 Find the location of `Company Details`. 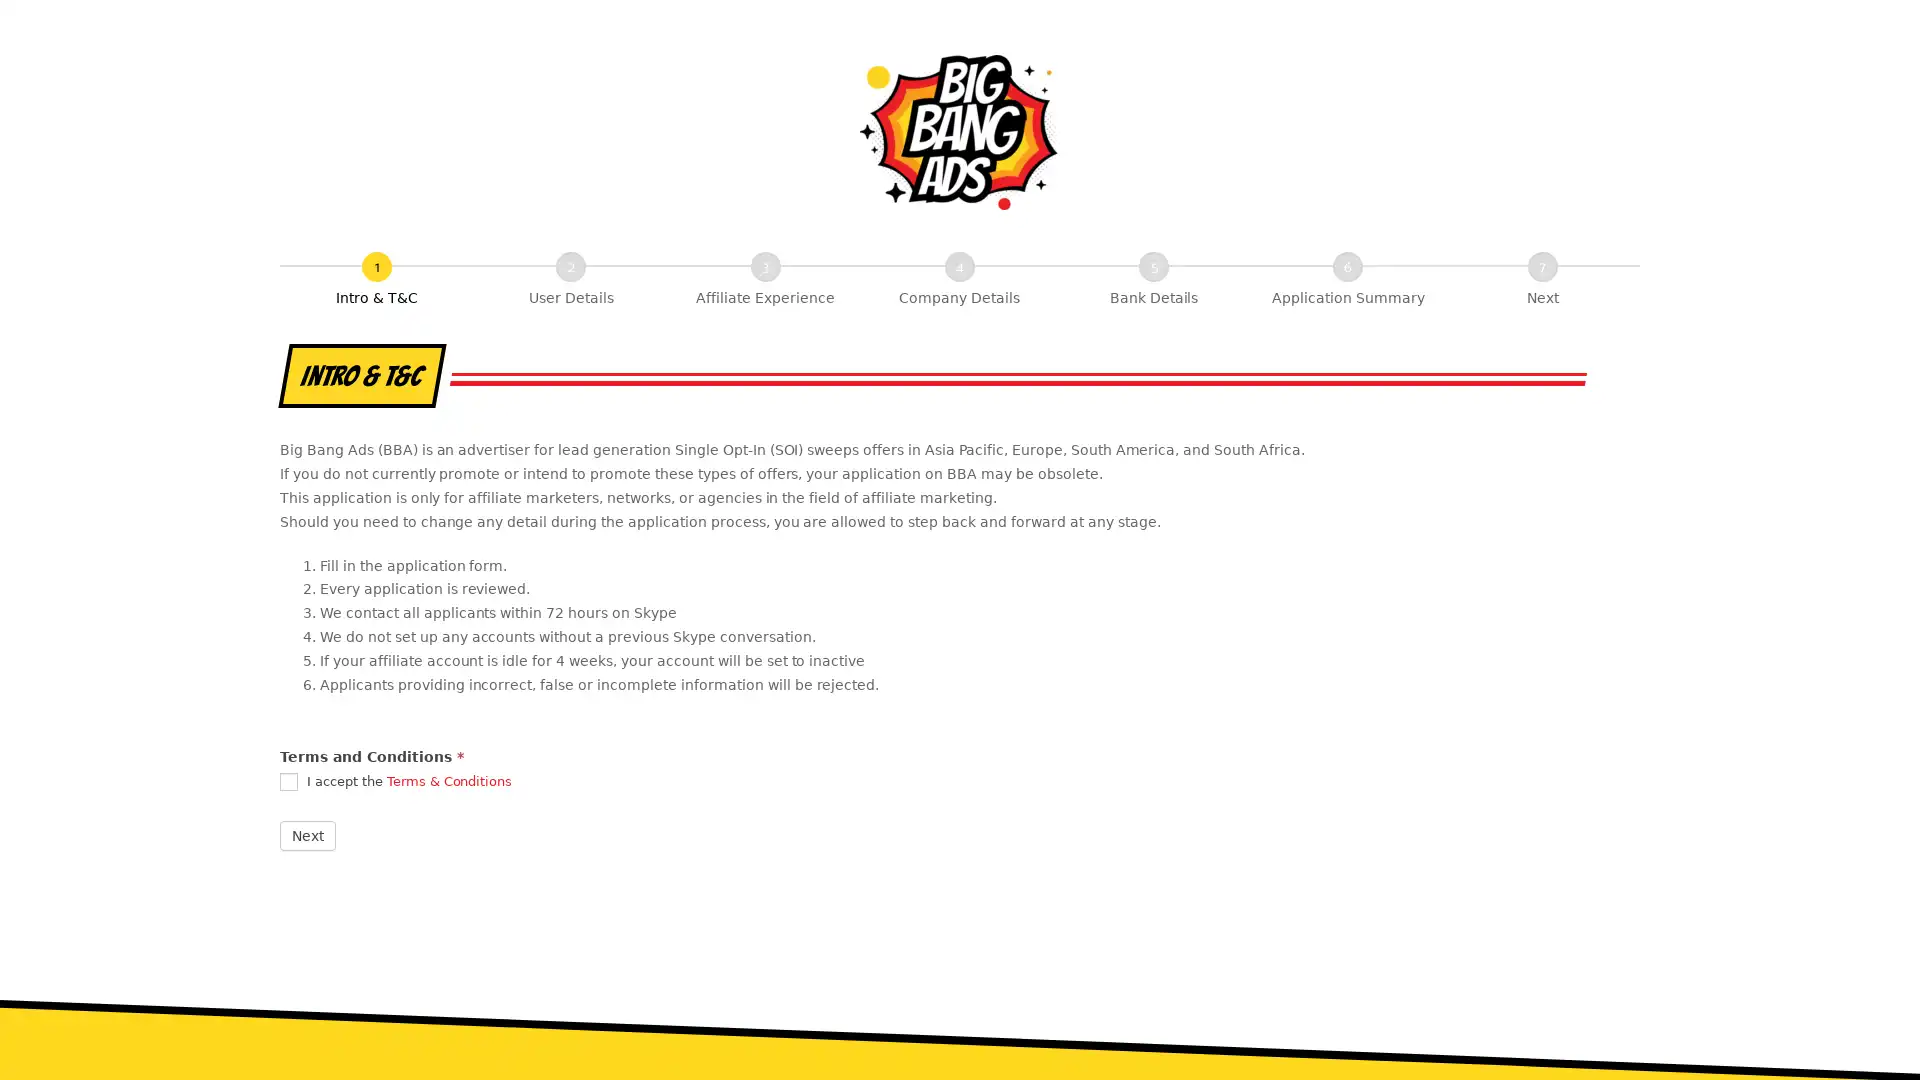

Company Details is located at coordinates (958, 265).